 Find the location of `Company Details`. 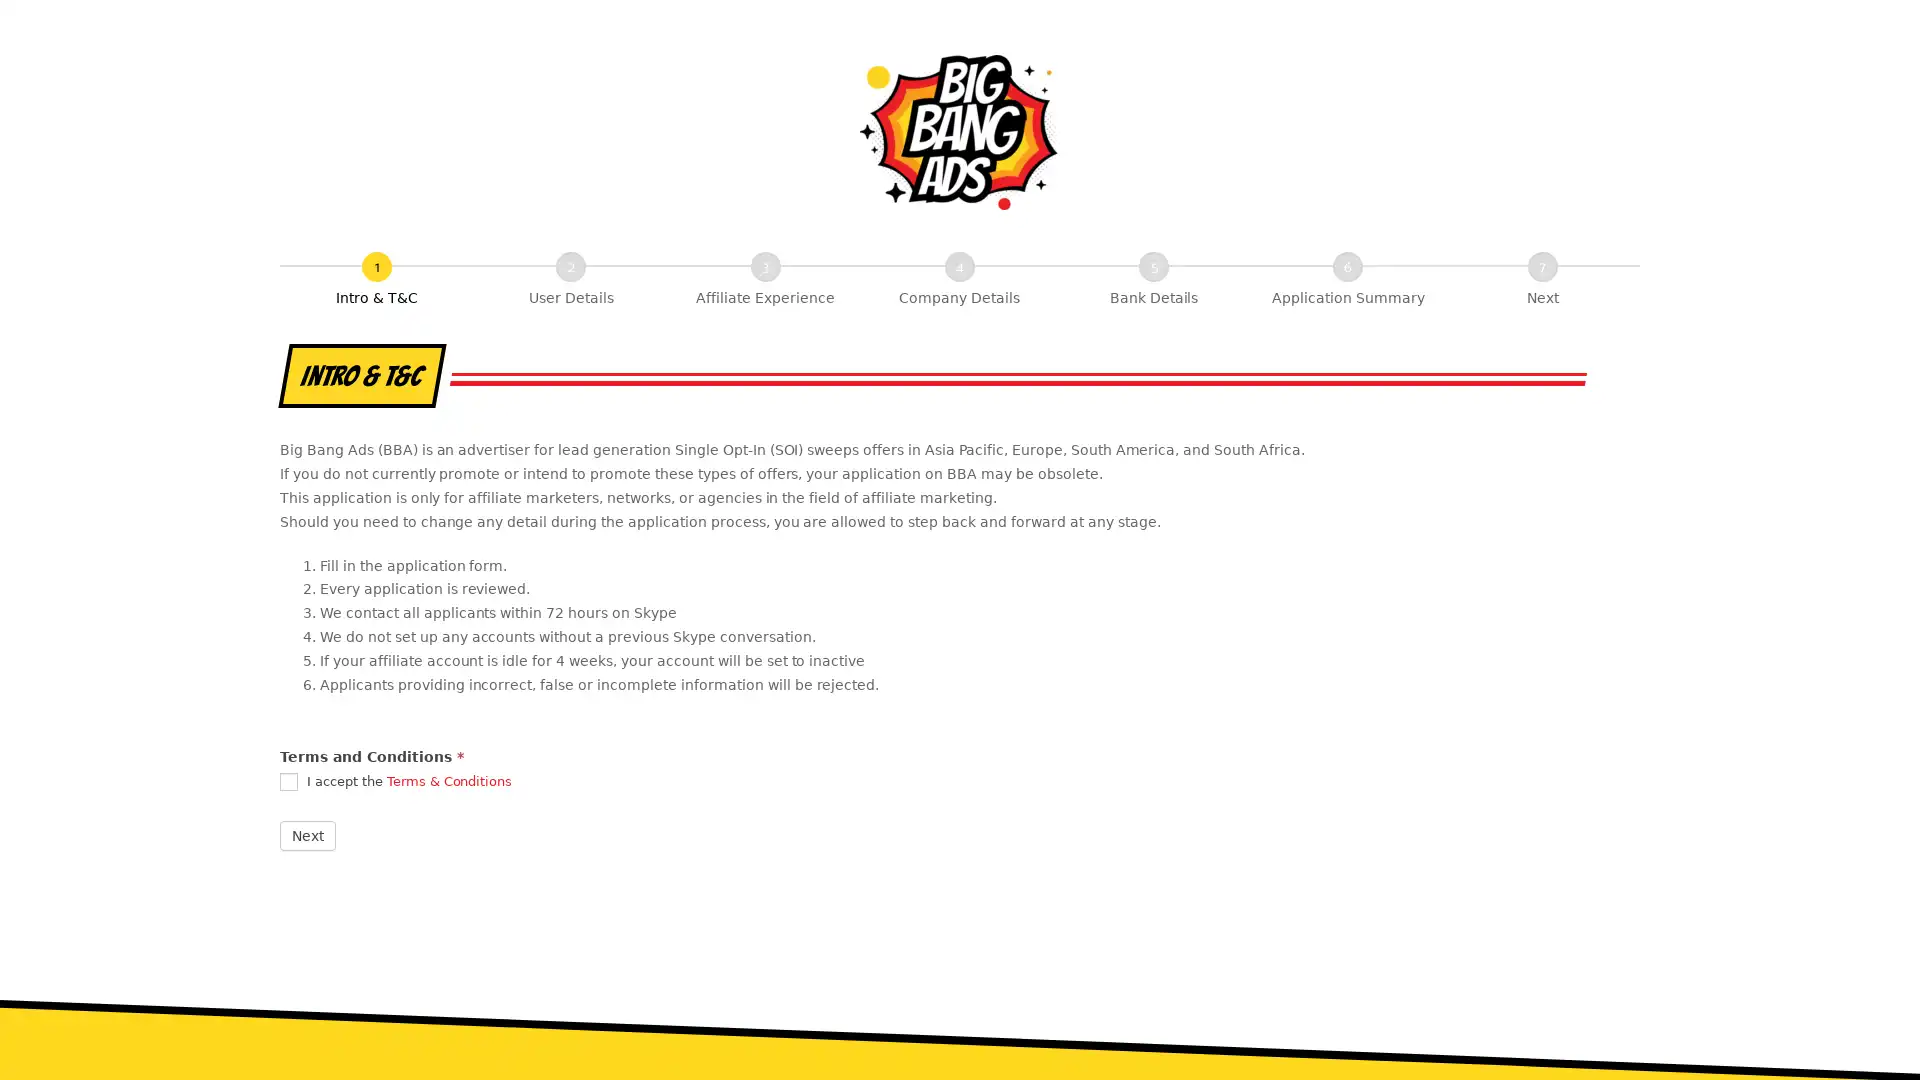

Company Details is located at coordinates (958, 265).